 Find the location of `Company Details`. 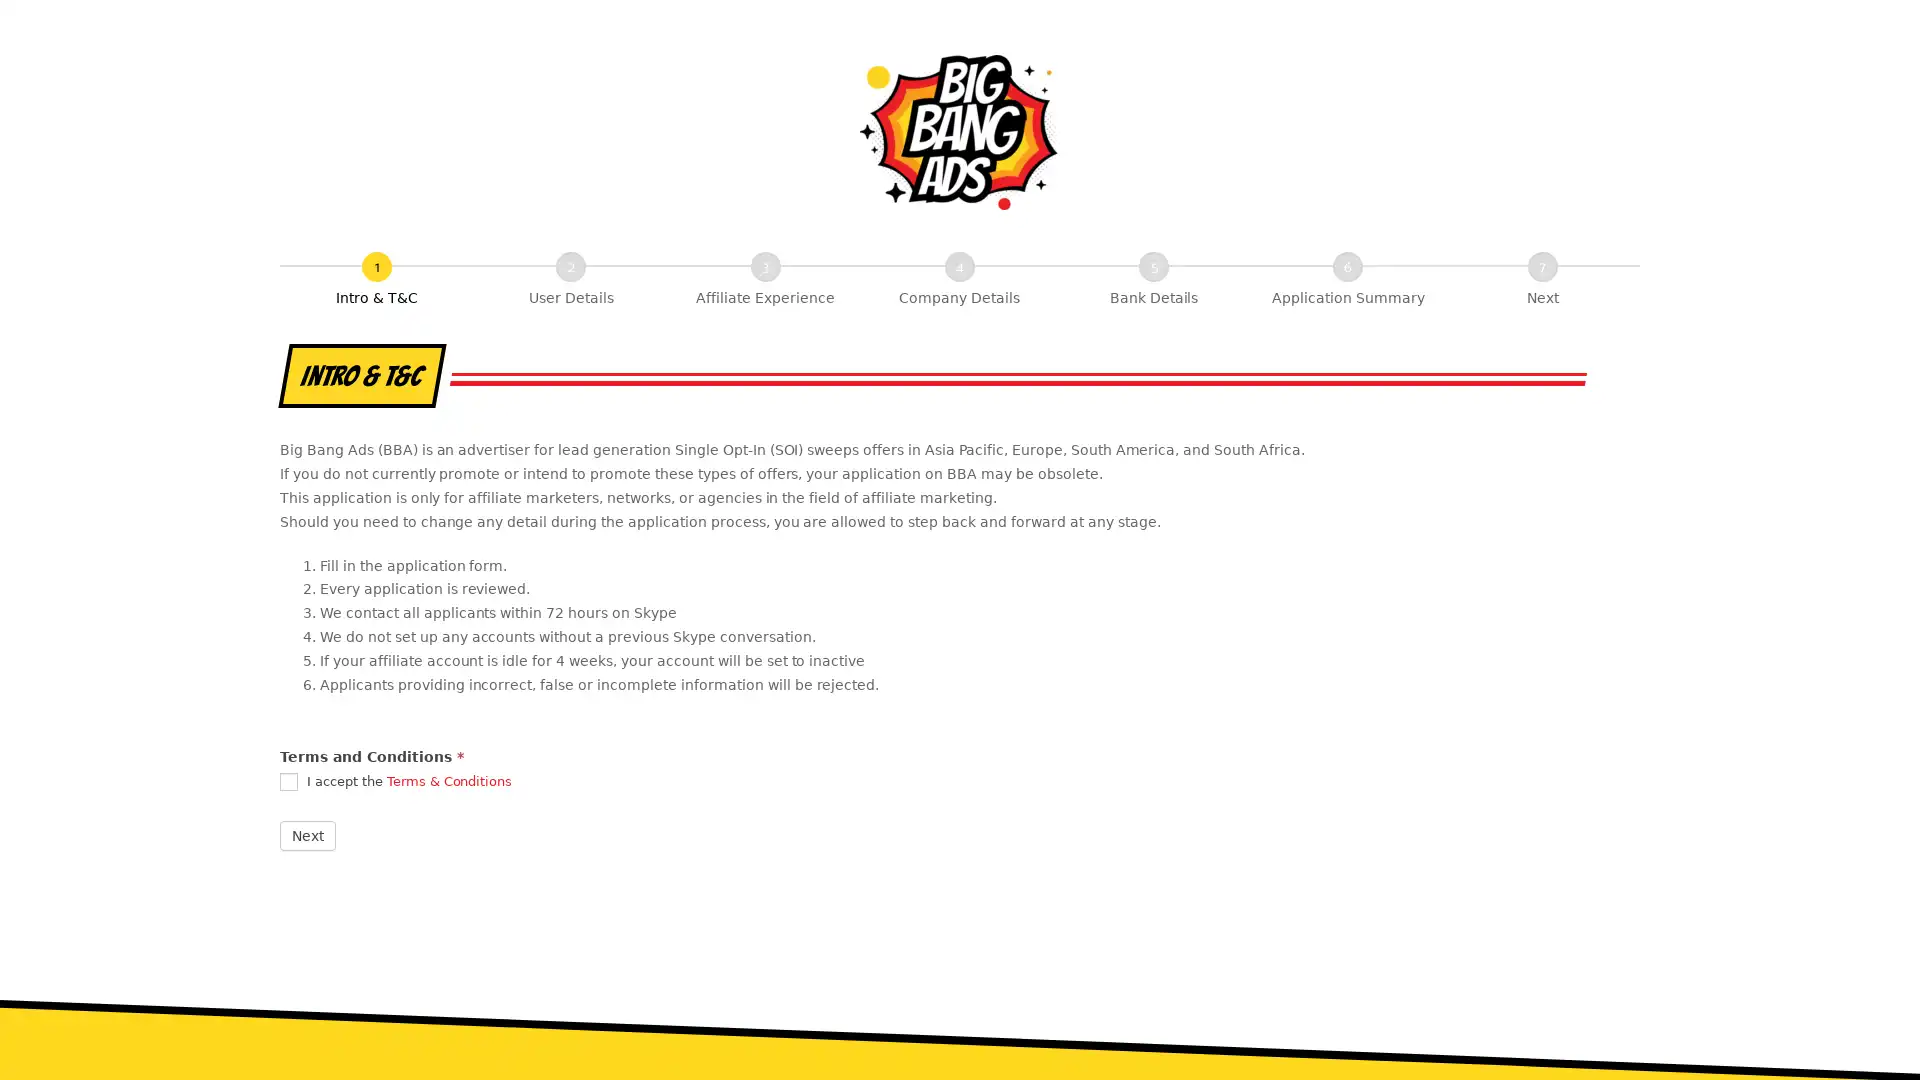

Company Details is located at coordinates (958, 265).